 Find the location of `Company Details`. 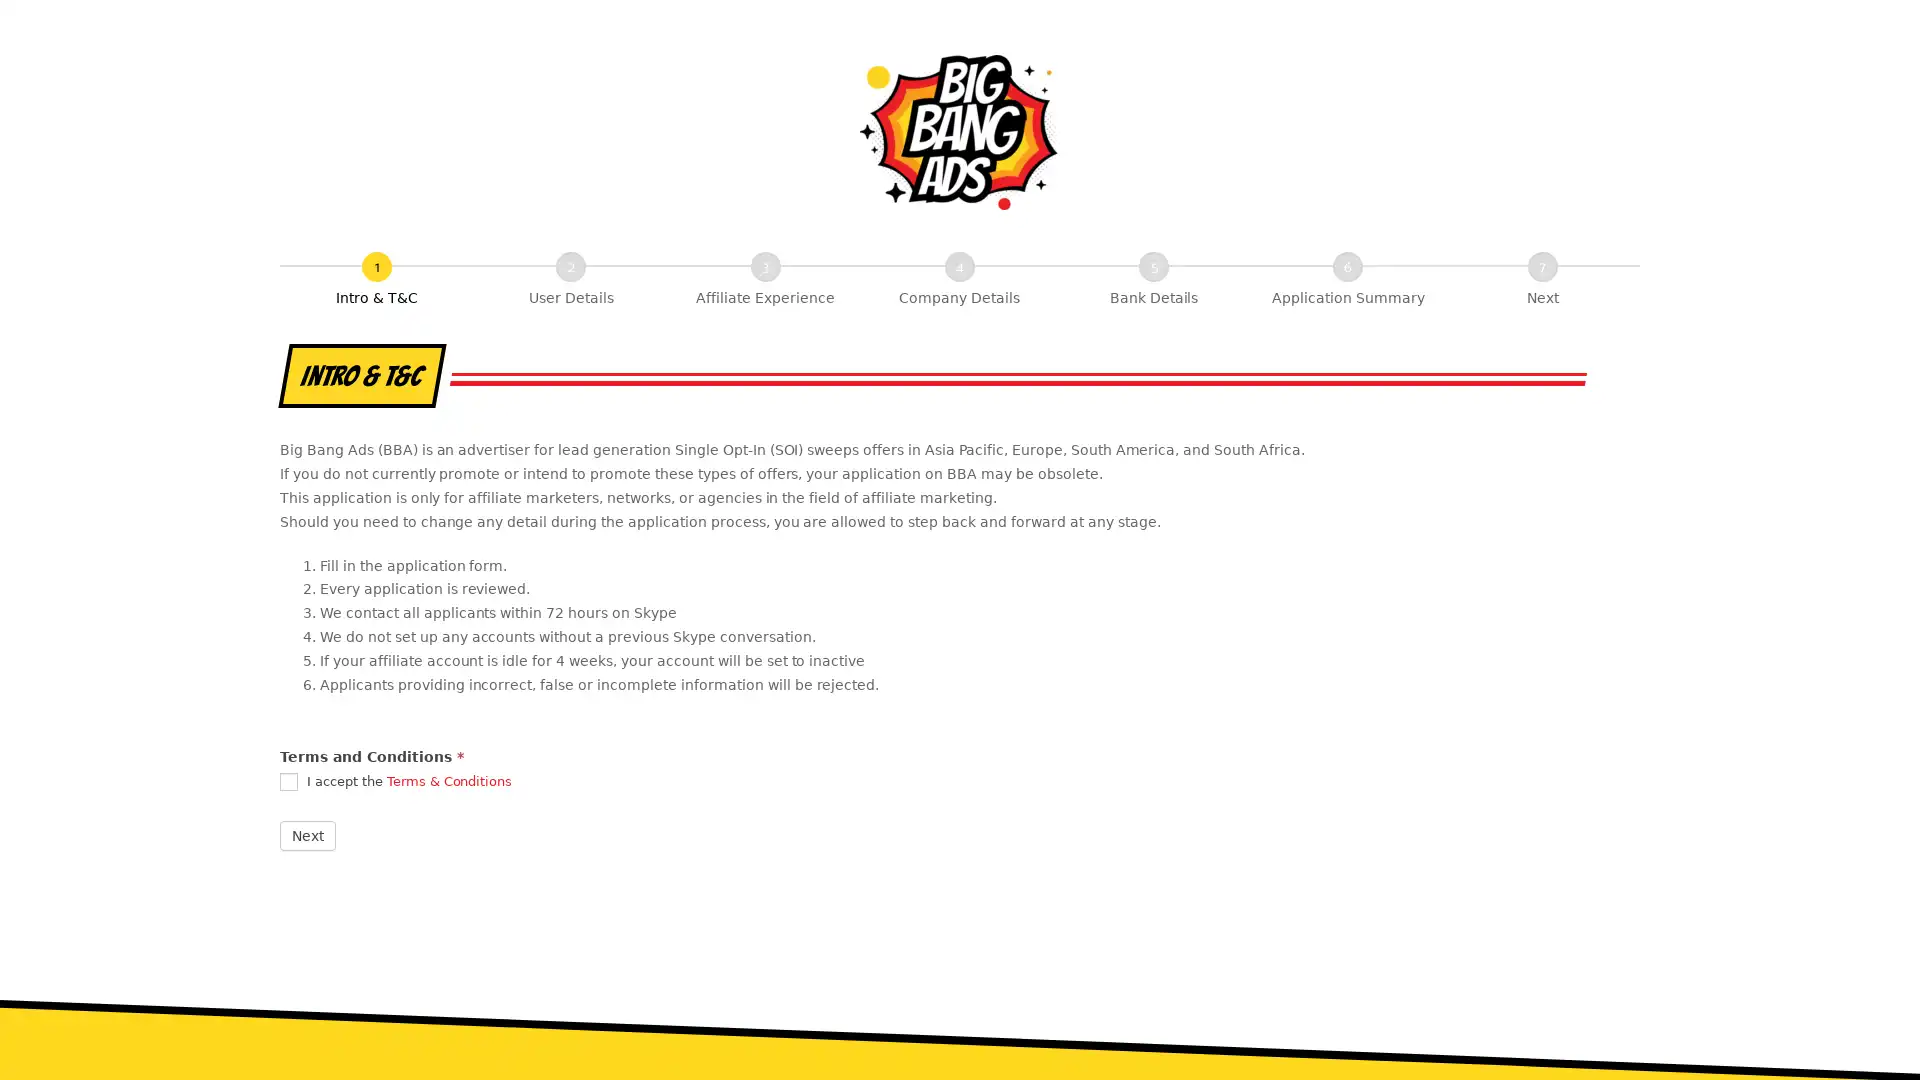

Company Details is located at coordinates (958, 265).